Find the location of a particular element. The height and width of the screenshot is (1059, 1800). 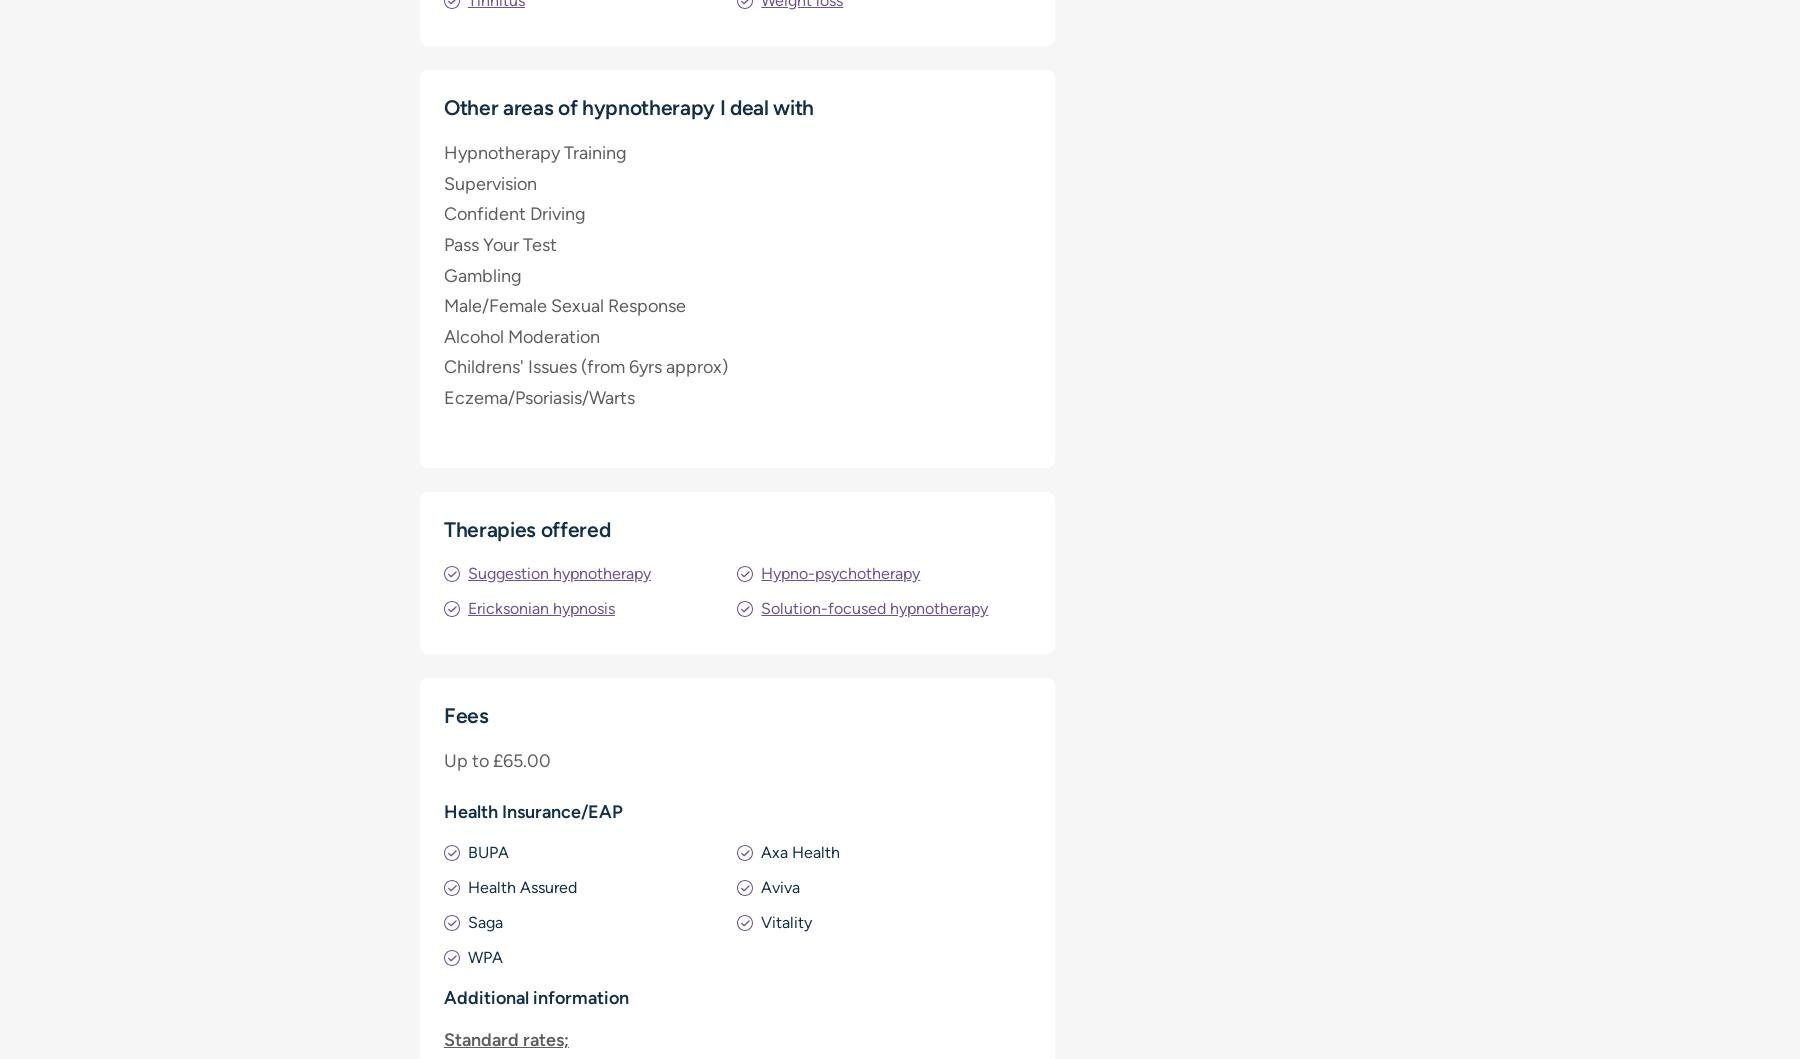

'Vitality' is located at coordinates (785, 921).